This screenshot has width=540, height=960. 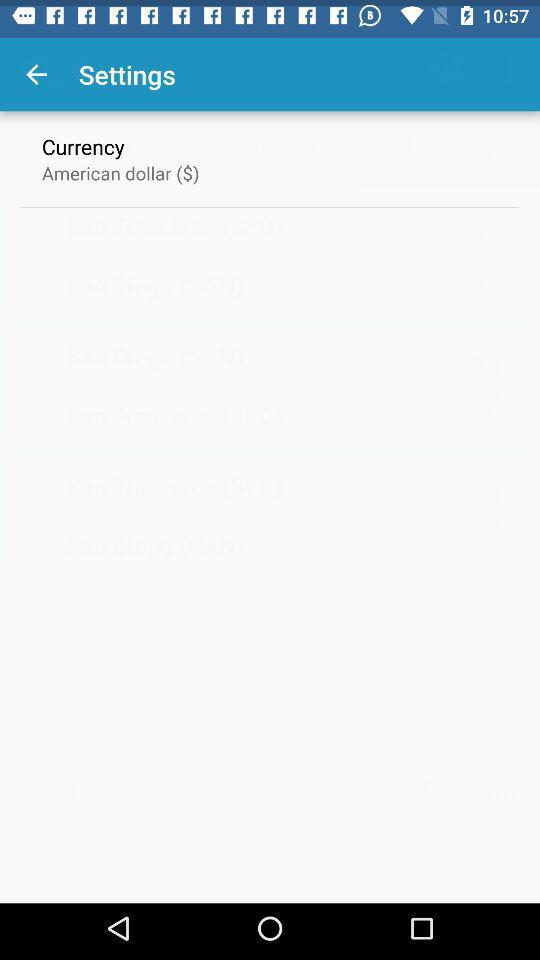 I want to click on the american dollar ($) item, so click(x=120, y=165).